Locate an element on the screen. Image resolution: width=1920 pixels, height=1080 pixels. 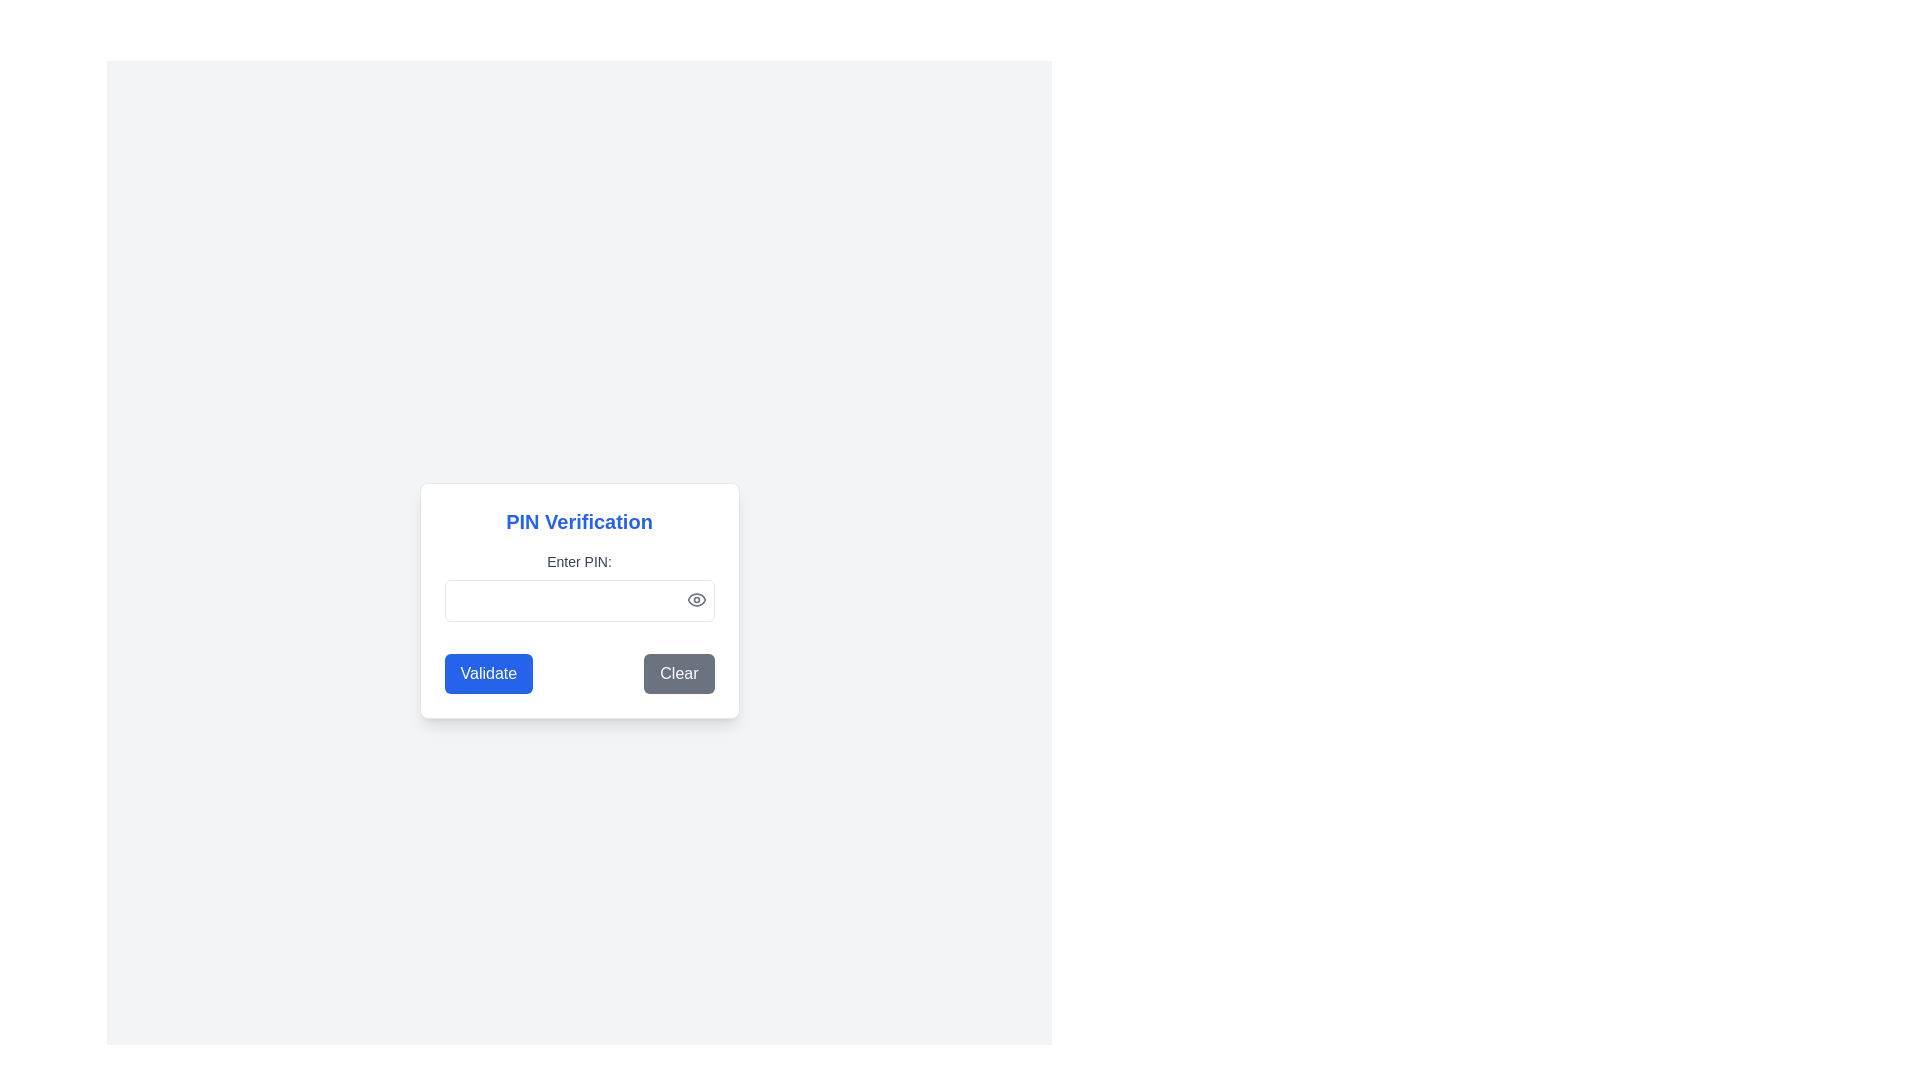
the PIN input field located in the PIN Verification modal, which is positioned below the title 'PIN Verification' and above the 'Validate' and 'Clear' buttons is located at coordinates (578, 585).